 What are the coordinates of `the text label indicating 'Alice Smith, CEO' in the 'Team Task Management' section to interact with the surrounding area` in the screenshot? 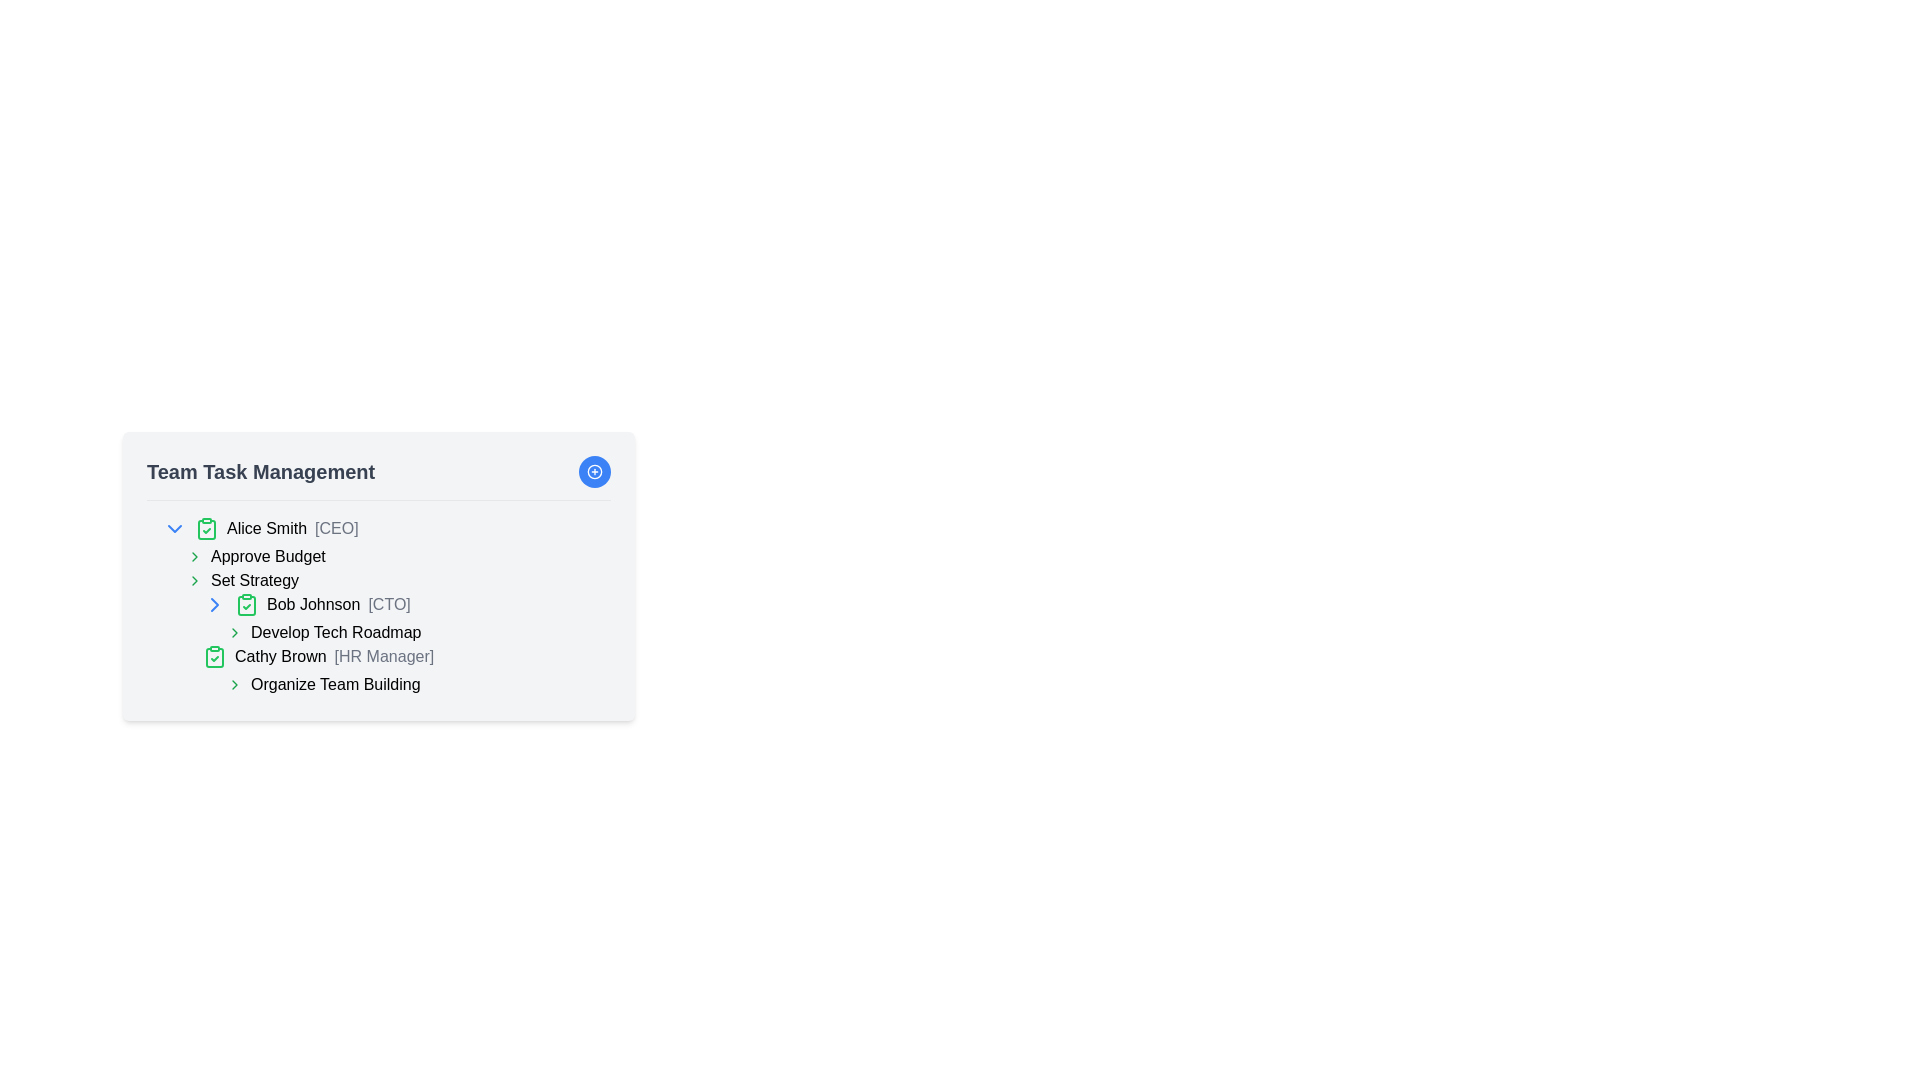 It's located at (291, 527).